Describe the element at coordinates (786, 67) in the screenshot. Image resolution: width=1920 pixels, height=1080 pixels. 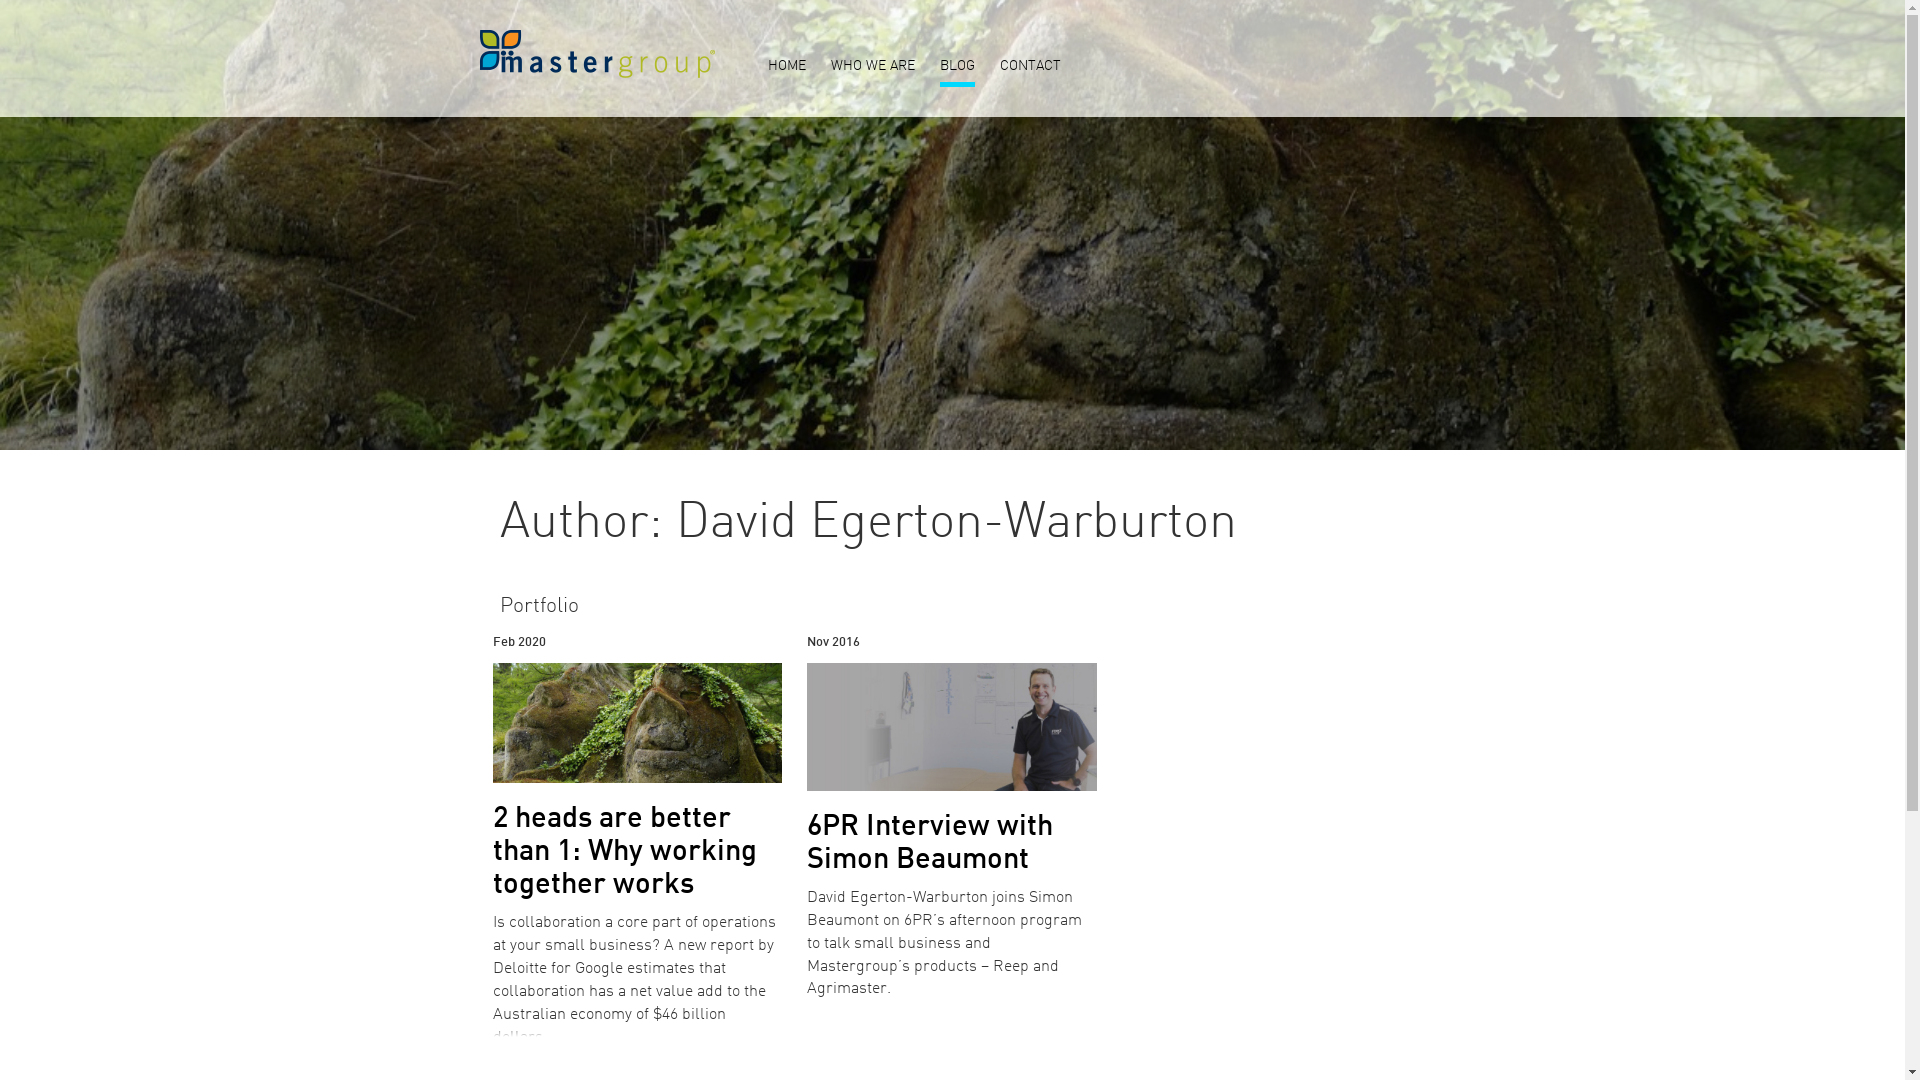
I see `'HOME'` at that location.